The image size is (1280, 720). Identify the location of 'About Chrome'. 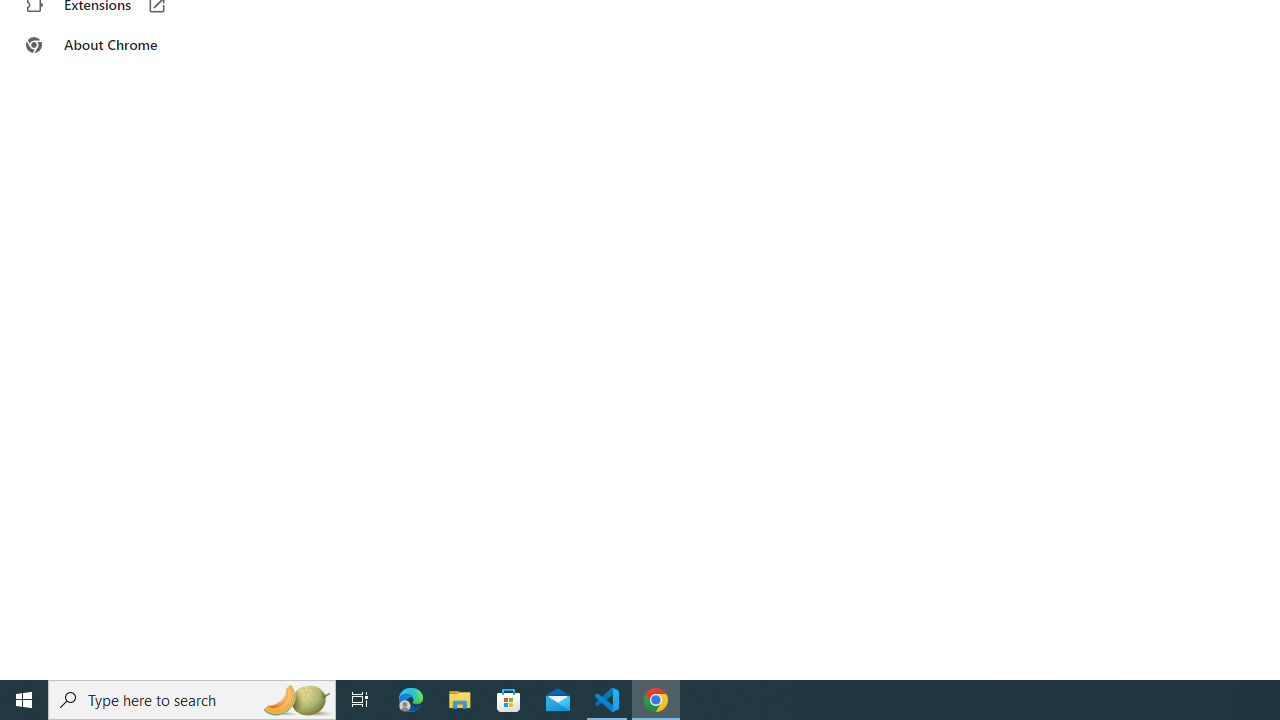
(123, 45).